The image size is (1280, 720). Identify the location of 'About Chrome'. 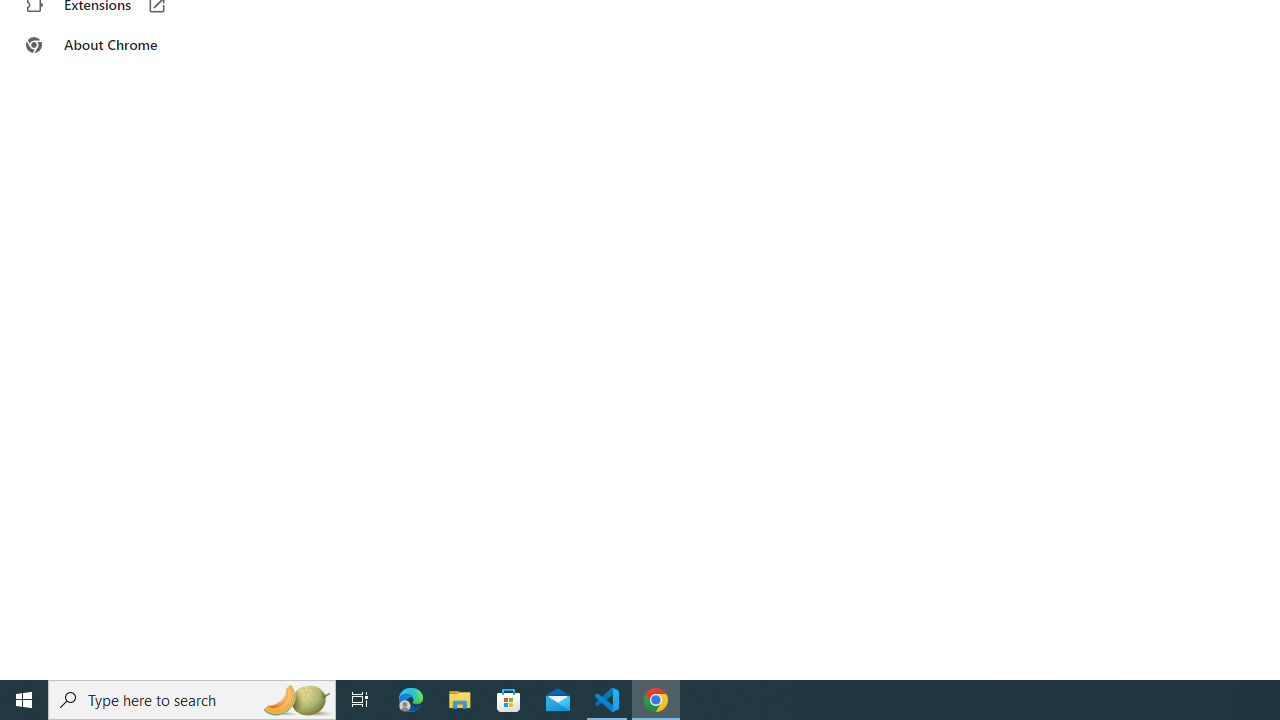
(123, 45).